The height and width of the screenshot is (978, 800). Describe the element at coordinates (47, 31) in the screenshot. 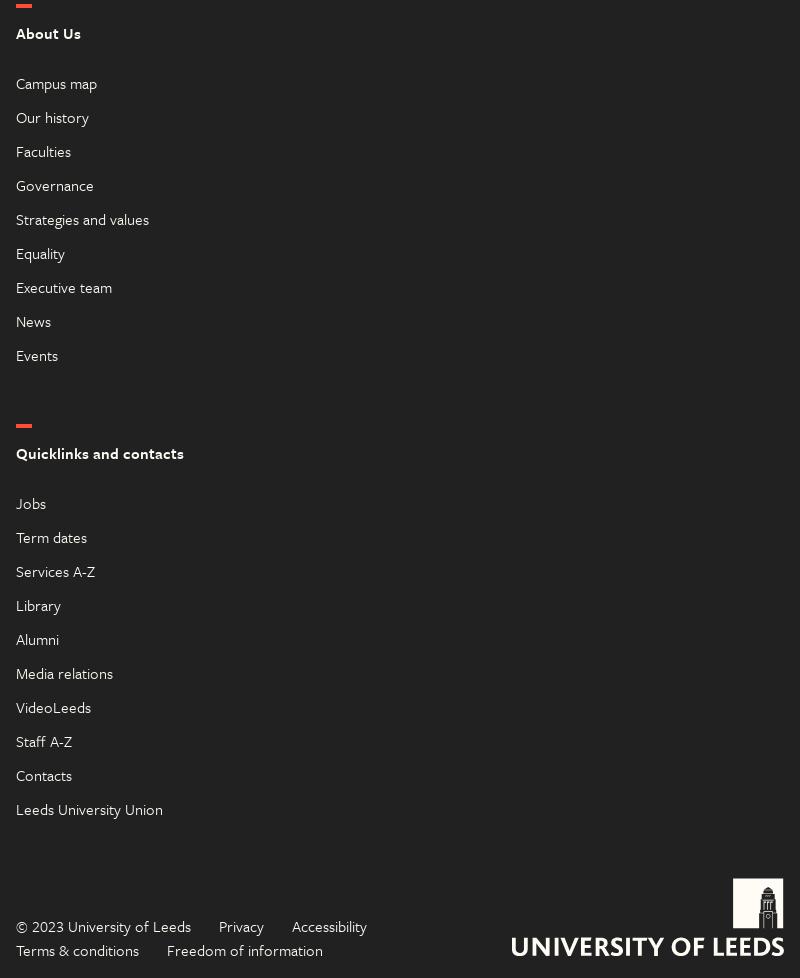

I see `'About Us'` at that location.